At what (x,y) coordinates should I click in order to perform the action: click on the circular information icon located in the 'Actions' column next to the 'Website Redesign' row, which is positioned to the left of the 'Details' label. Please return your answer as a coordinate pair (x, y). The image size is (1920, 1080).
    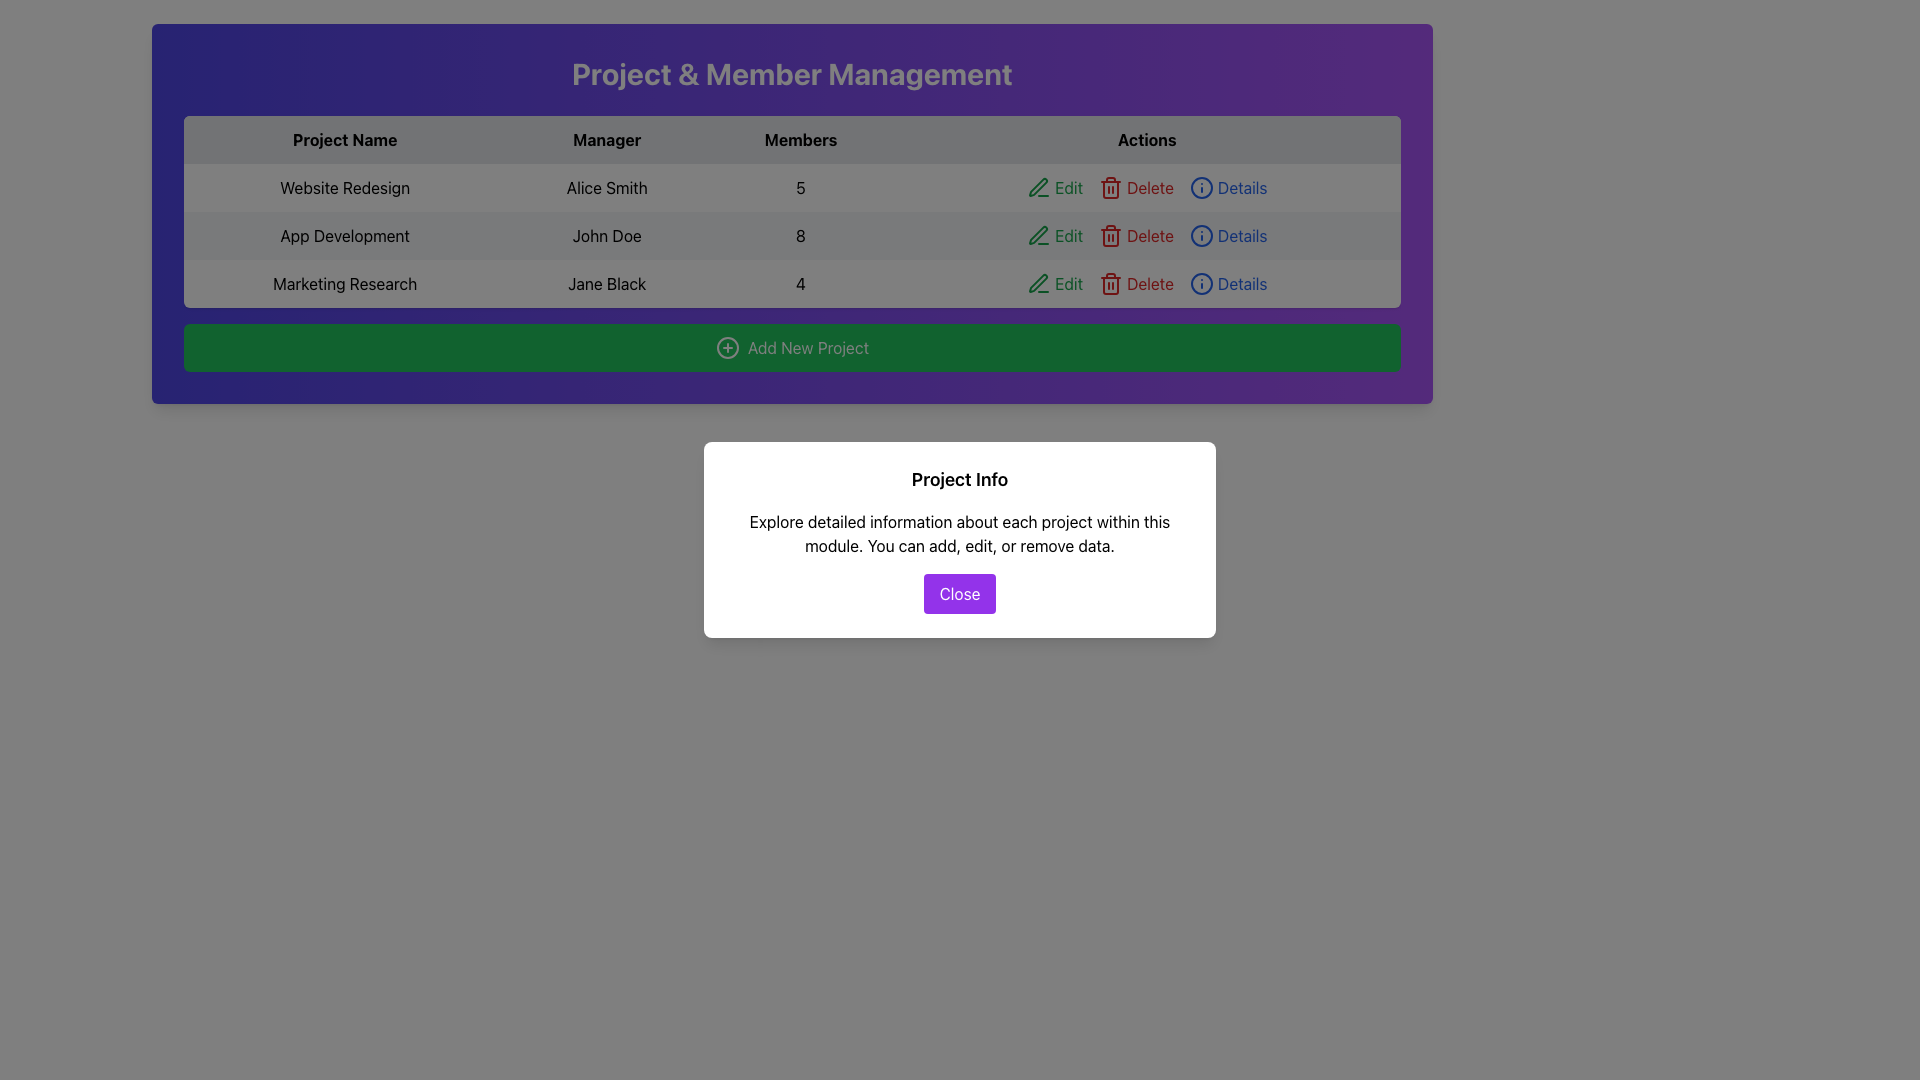
    Looking at the image, I should click on (1200, 188).